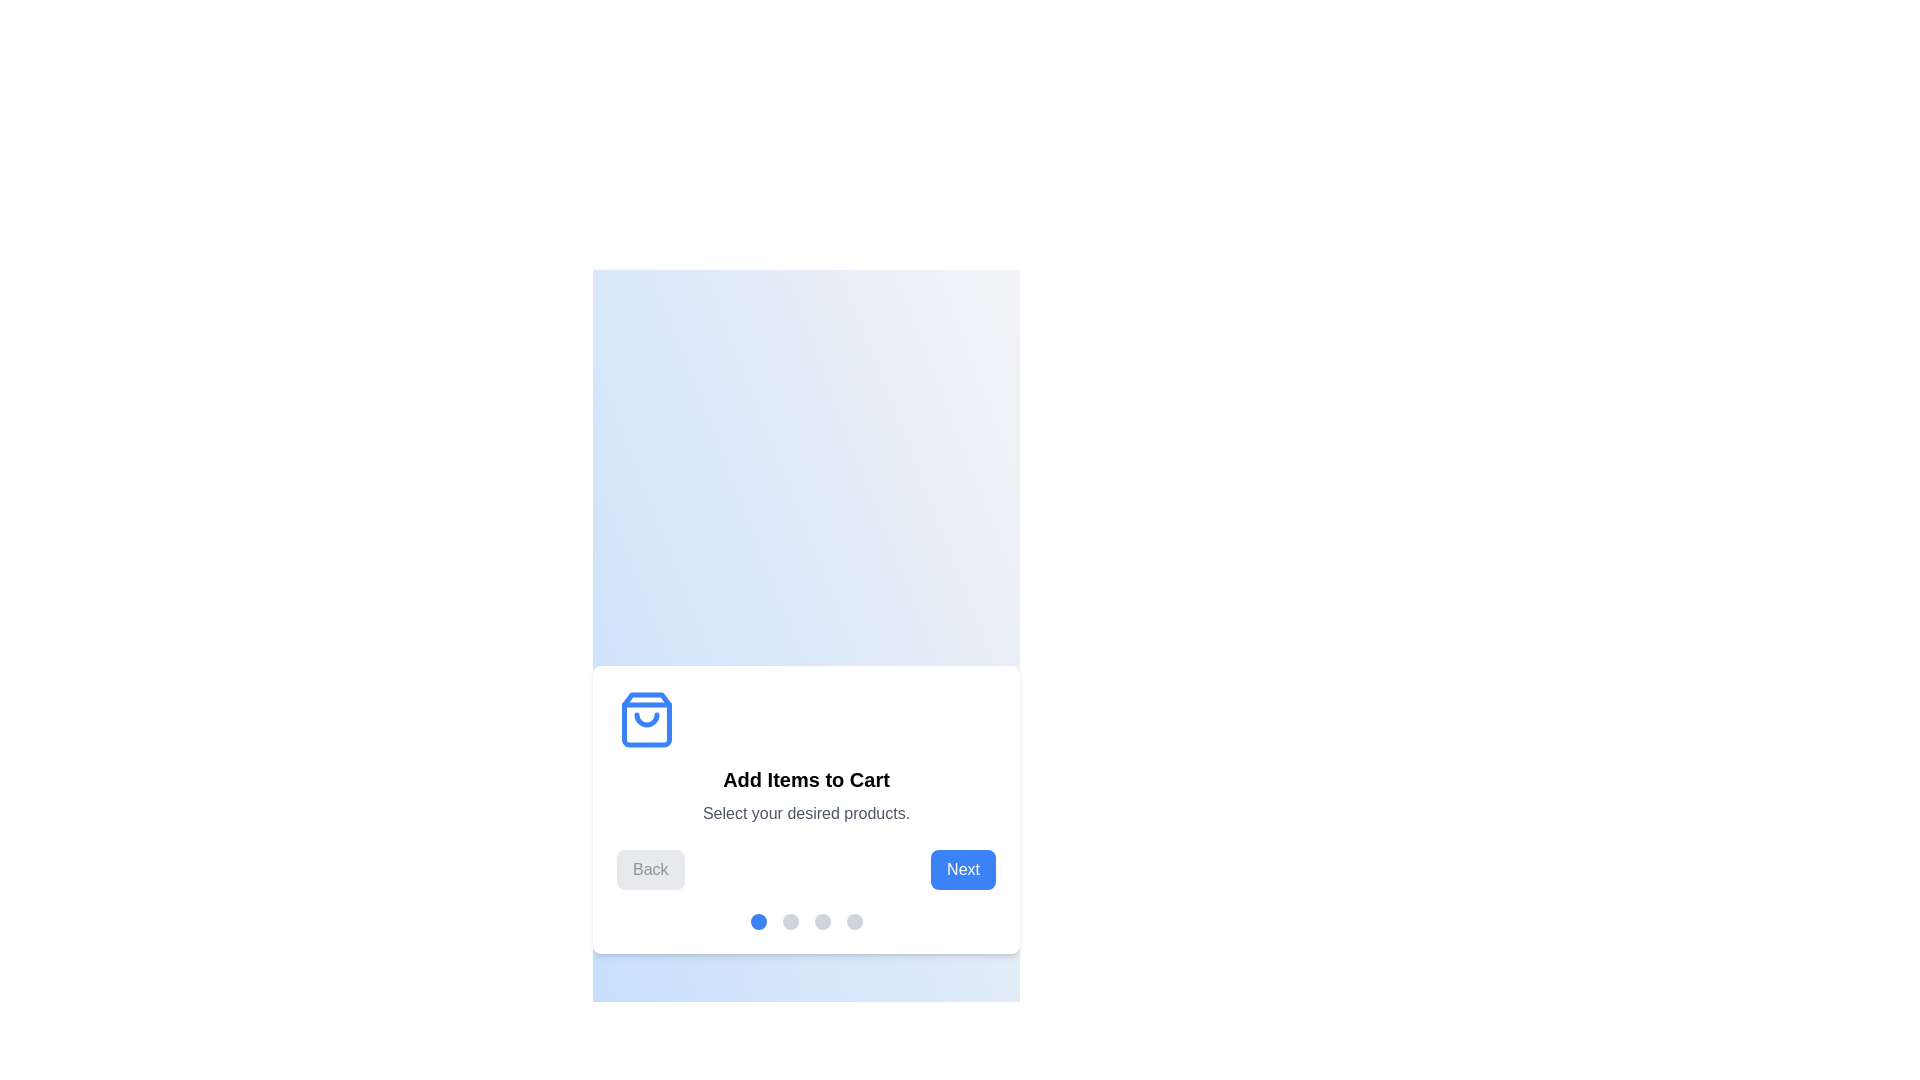 The width and height of the screenshot is (1920, 1080). What do you see at coordinates (647, 720) in the screenshot?
I see `the step's icon by clicking on it` at bounding box center [647, 720].